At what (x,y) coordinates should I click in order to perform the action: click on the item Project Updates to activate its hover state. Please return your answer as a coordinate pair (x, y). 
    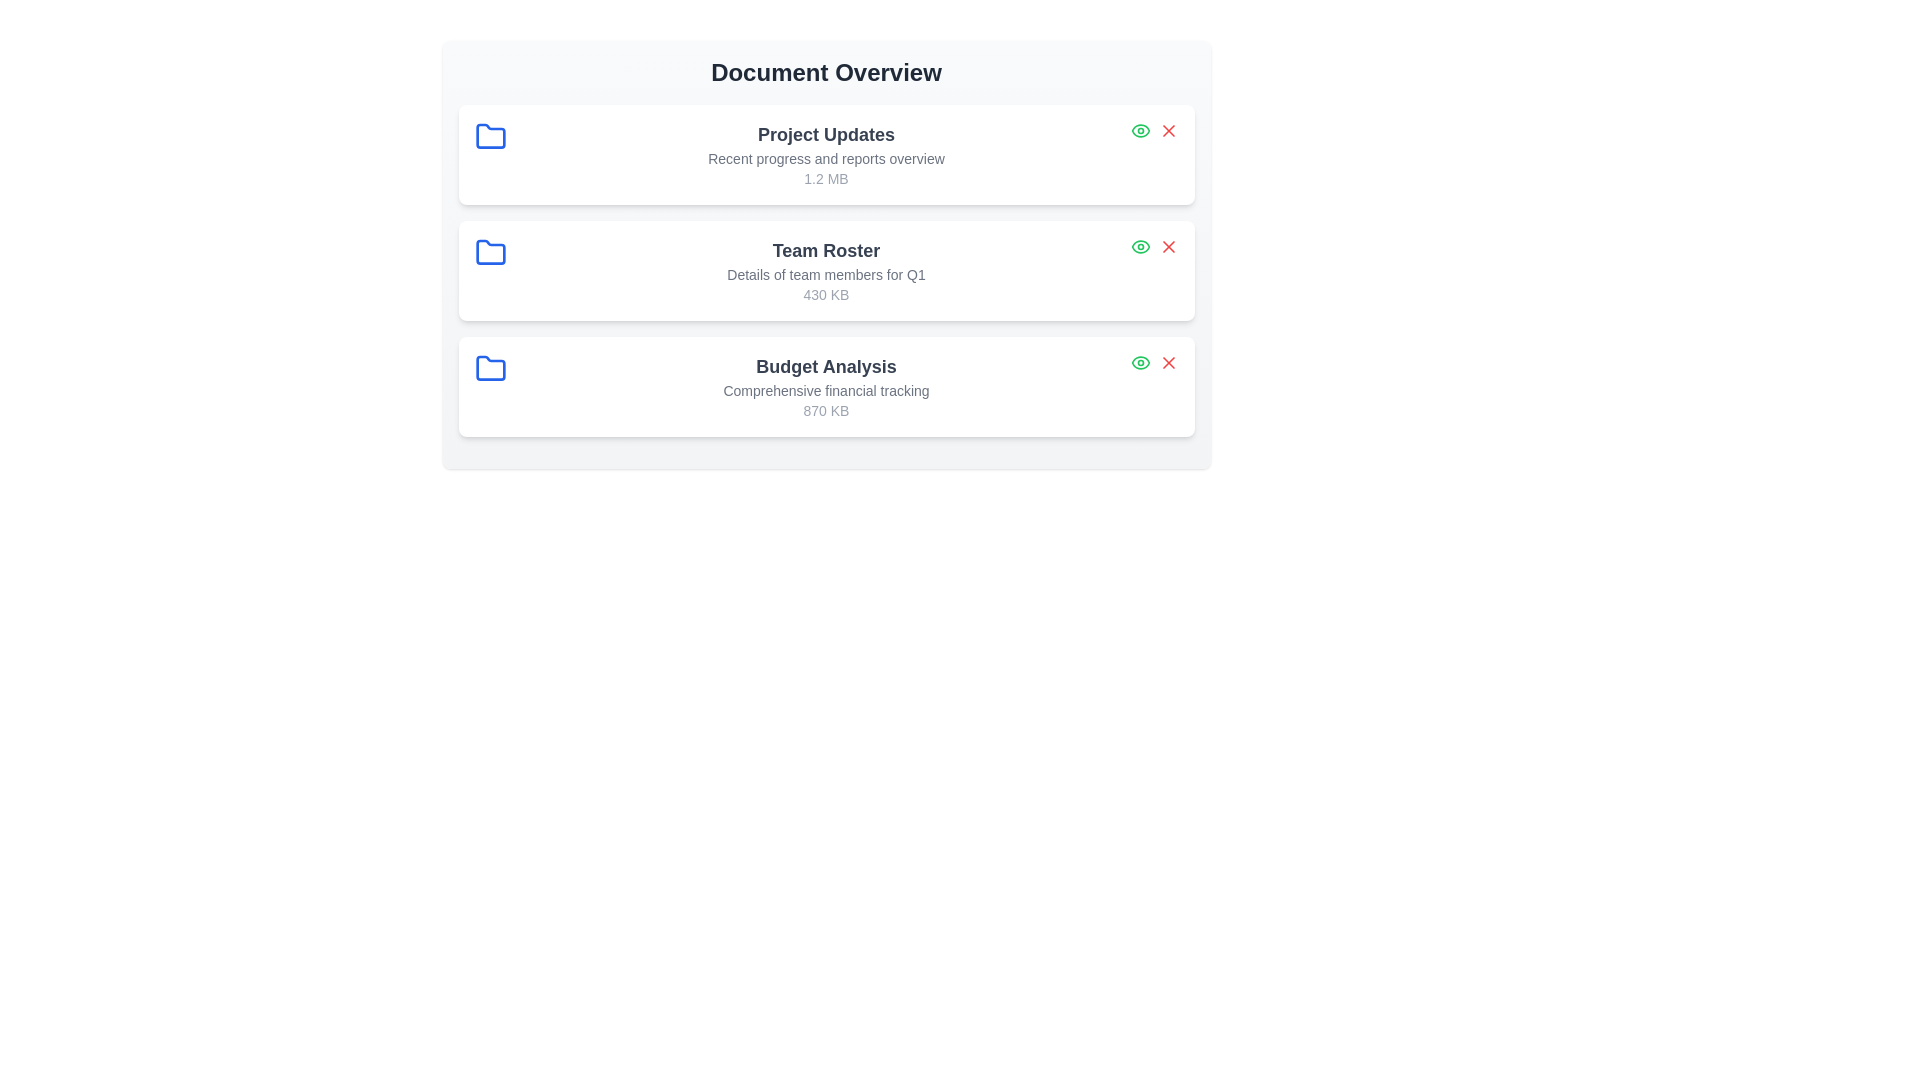
    Looking at the image, I should click on (826, 153).